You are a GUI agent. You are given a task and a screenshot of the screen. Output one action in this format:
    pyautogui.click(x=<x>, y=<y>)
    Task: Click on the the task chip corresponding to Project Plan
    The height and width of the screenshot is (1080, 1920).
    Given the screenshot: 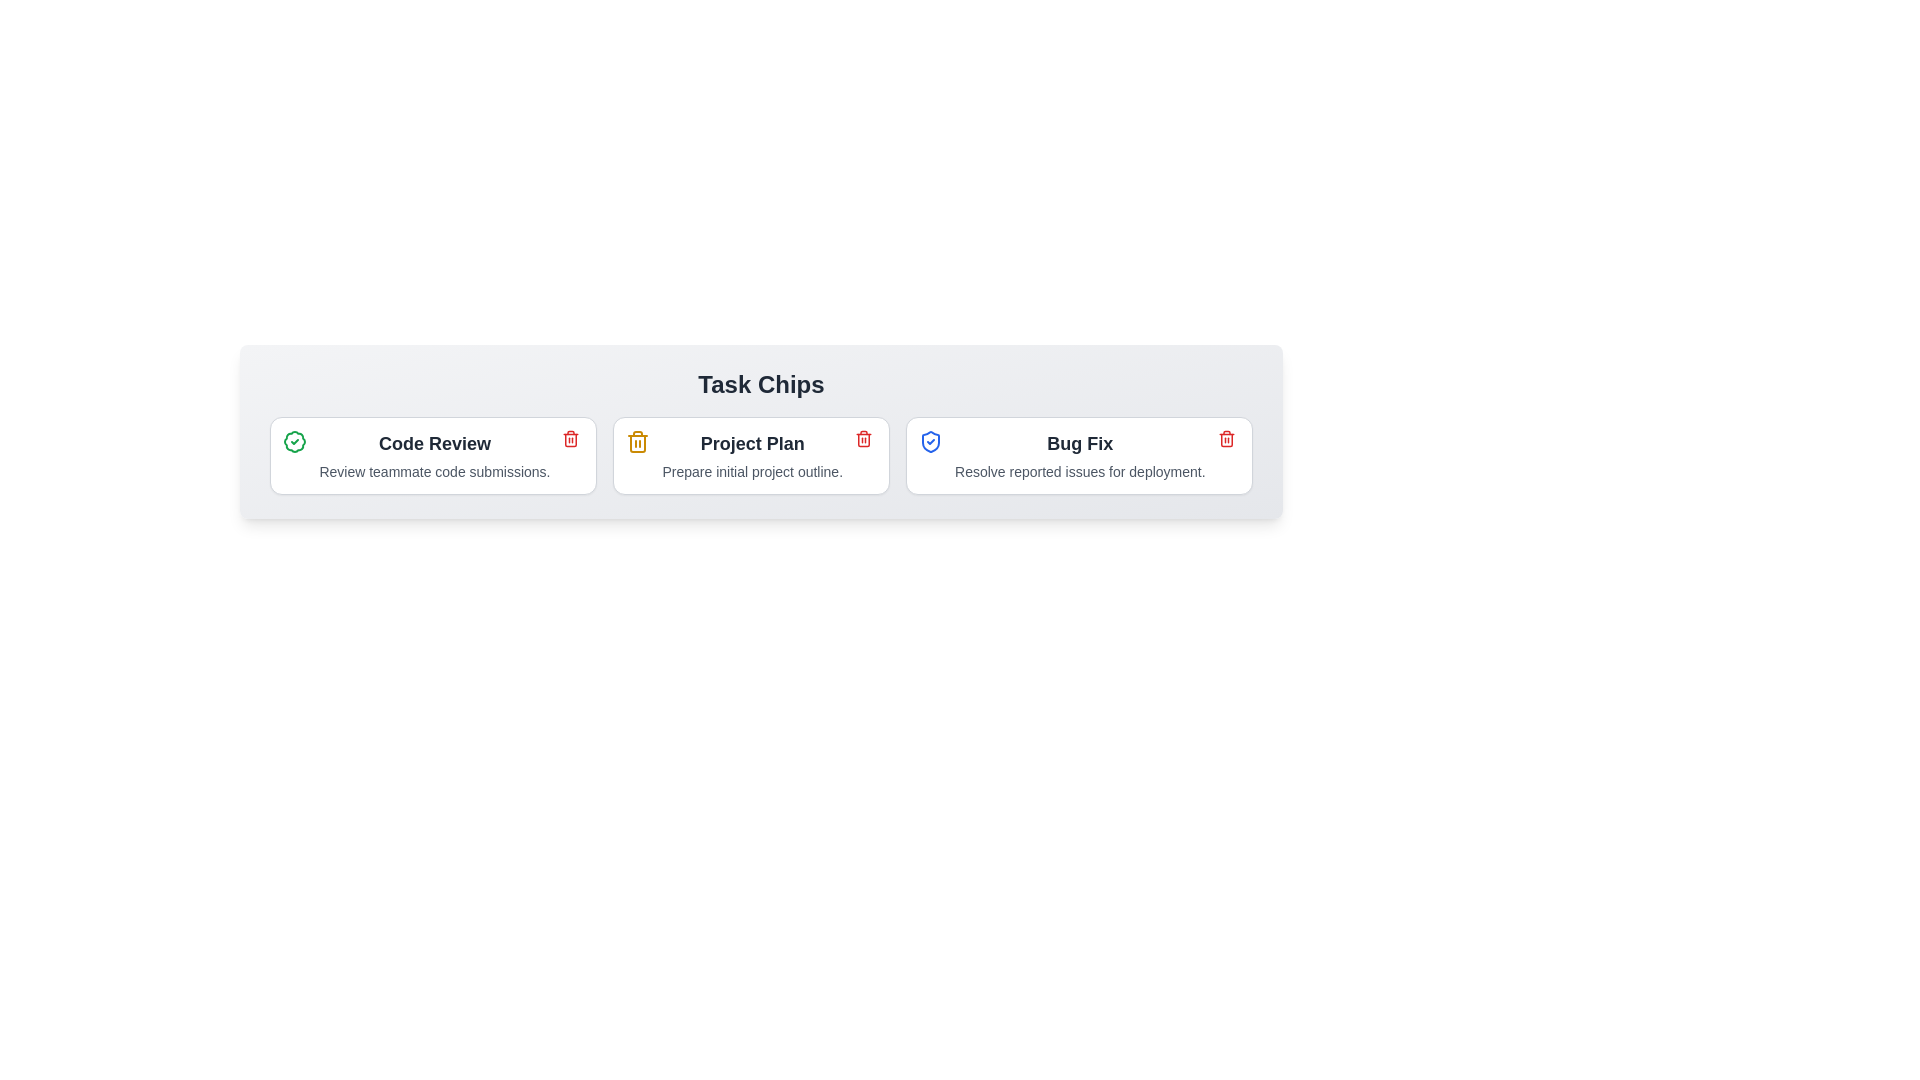 What is the action you would take?
    pyautogui.click(x=750, y=455)
    